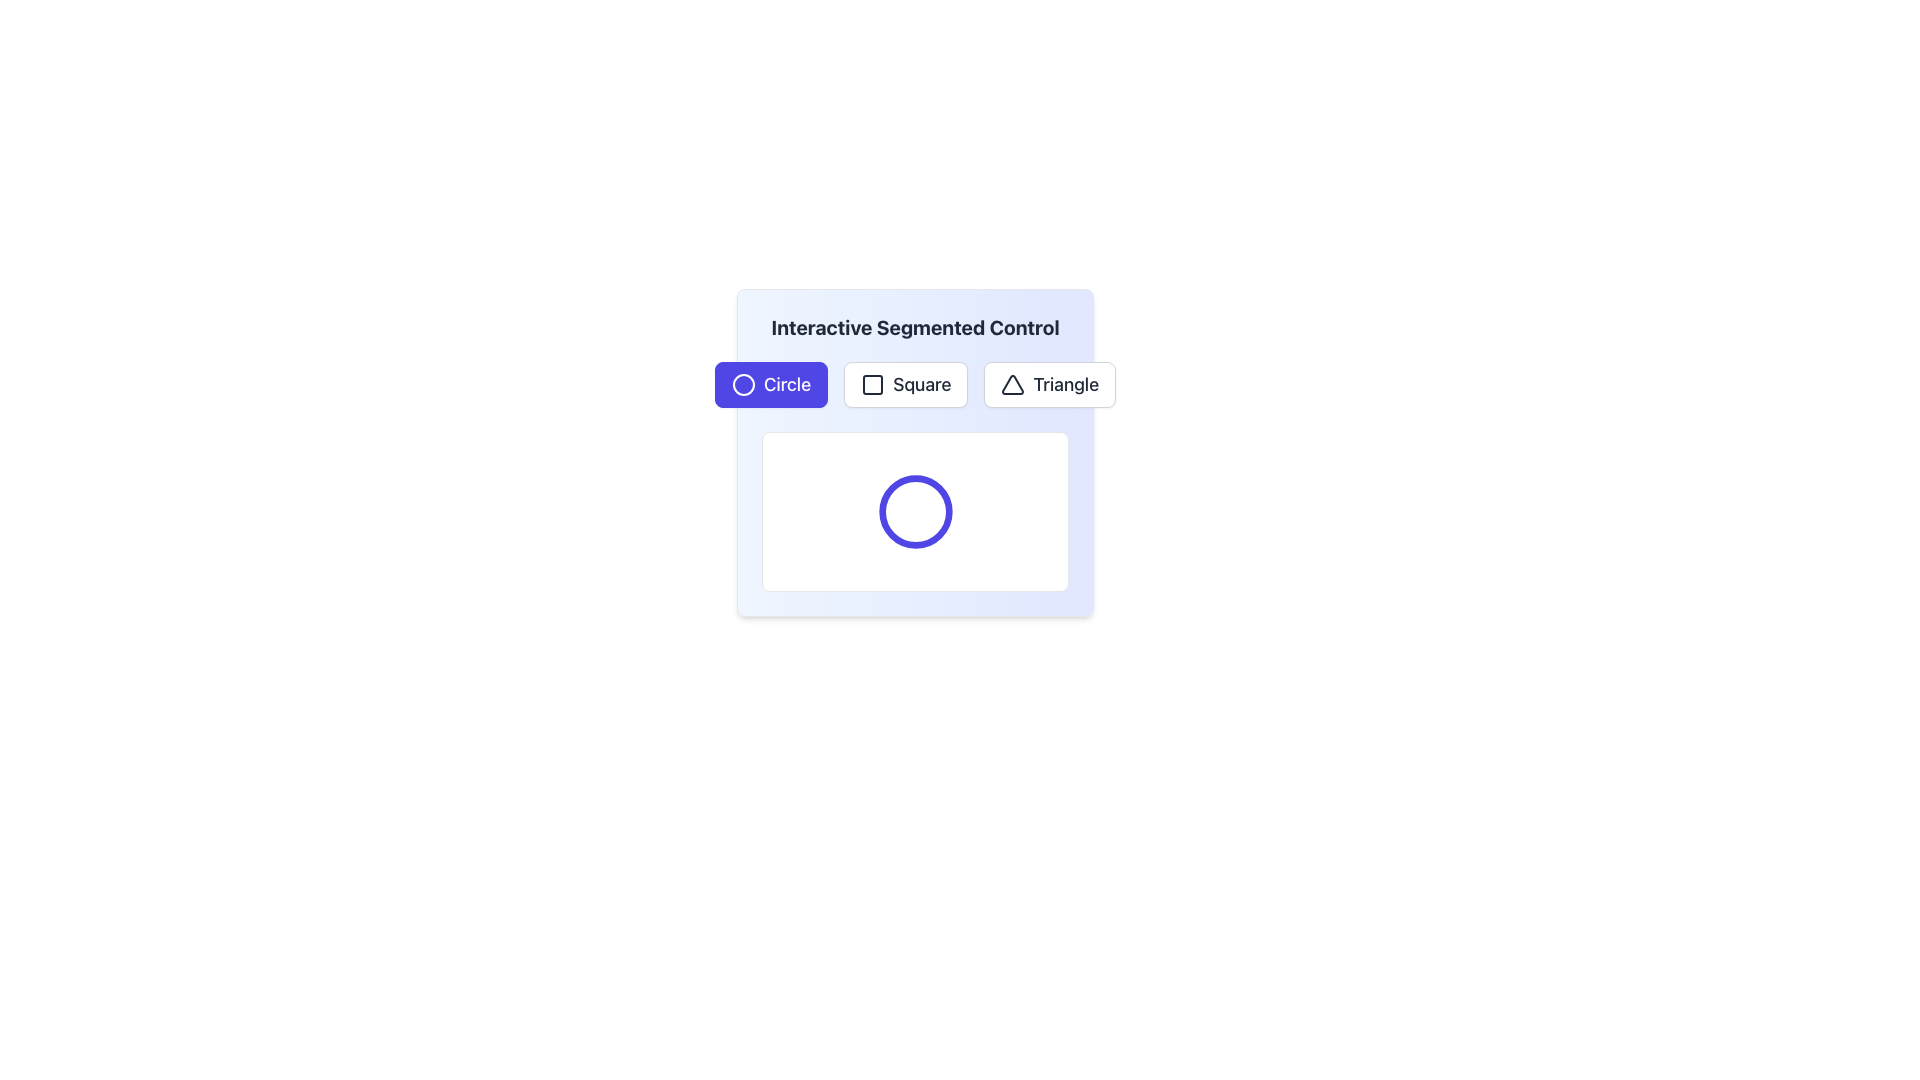 This screenshot has width=1920, height=1080. Describe the element at coordinates (1049, 385) in the screenshot. I see `the 'Triangle' button in the segmented control interface` at that location.